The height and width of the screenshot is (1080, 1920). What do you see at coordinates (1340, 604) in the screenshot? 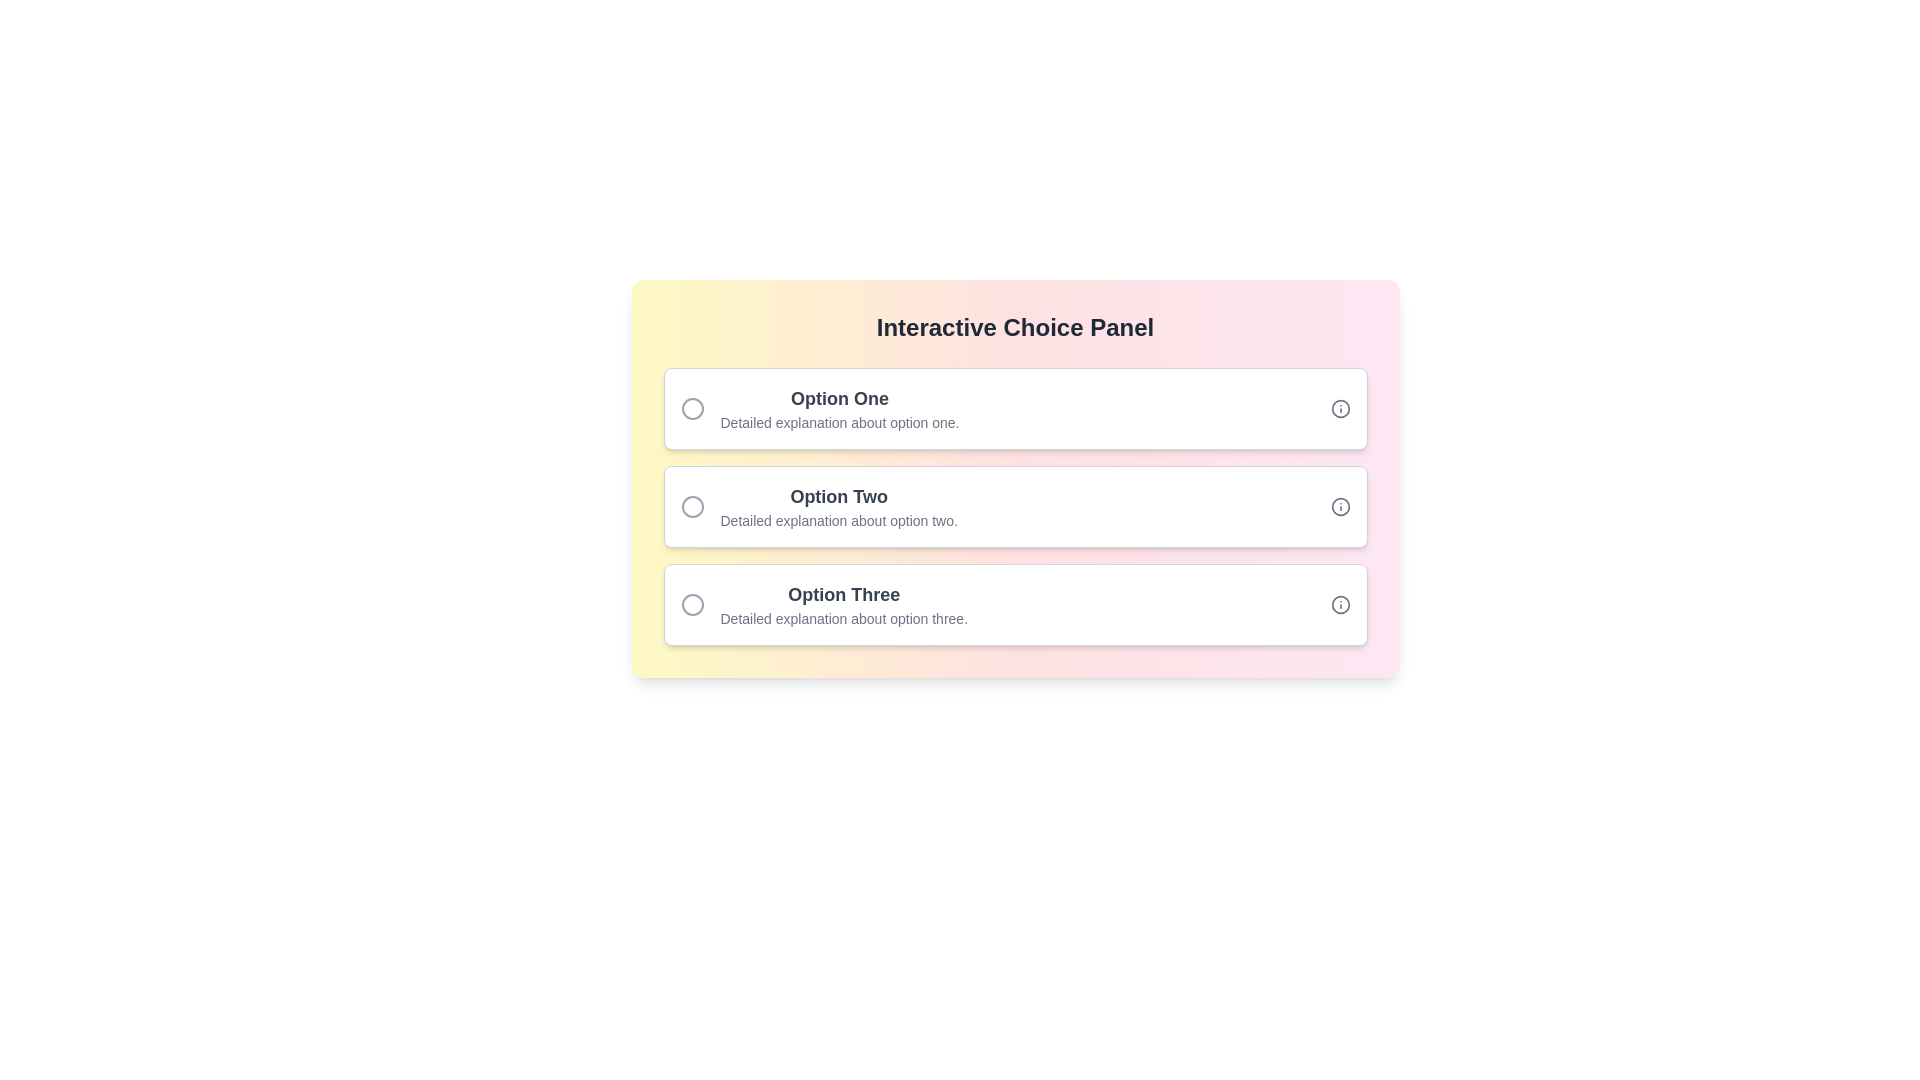
I see `the circular SVG graphical element that is part of an icon, located to the right side of the third option in a vertical stacked list` at bounding box center [1340, 604].